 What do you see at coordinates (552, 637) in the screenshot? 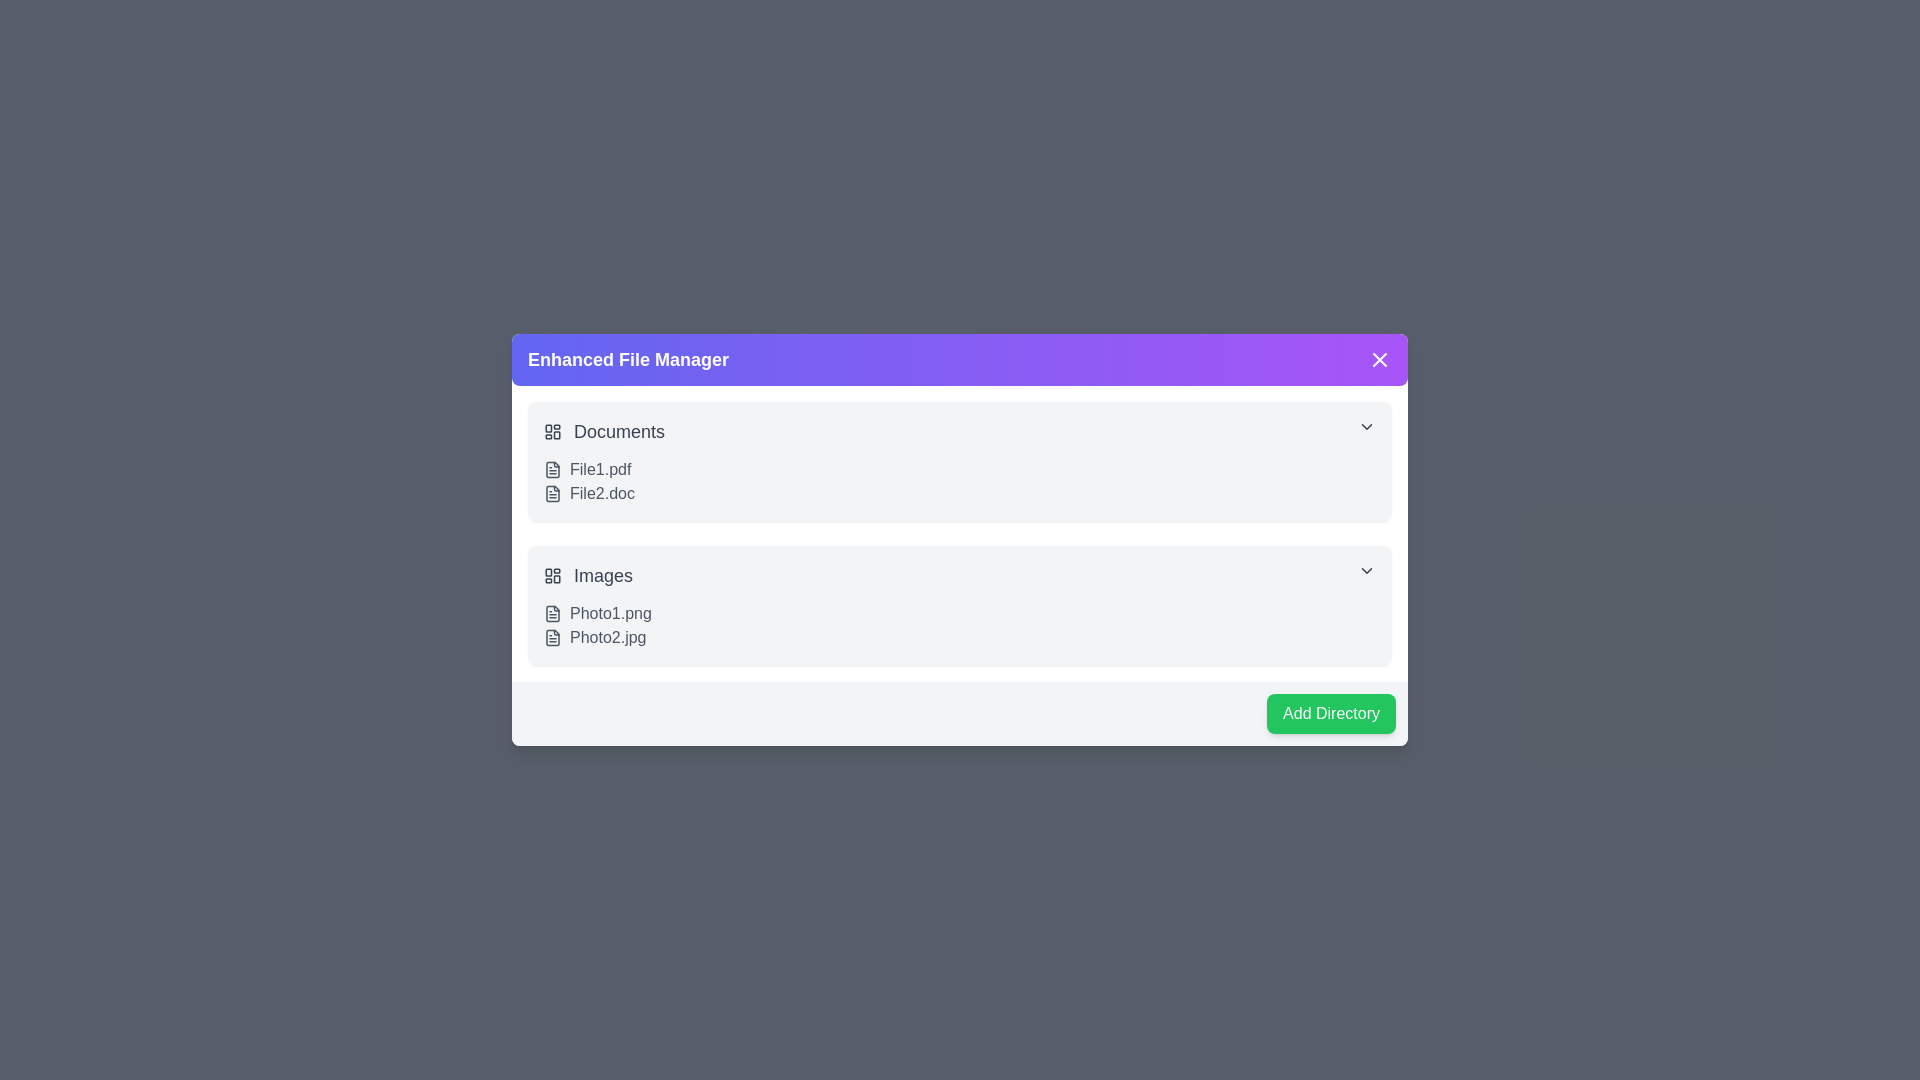
I see `the file Photo2.jpg listed under the directory Images` at bounding box center [552, 637].